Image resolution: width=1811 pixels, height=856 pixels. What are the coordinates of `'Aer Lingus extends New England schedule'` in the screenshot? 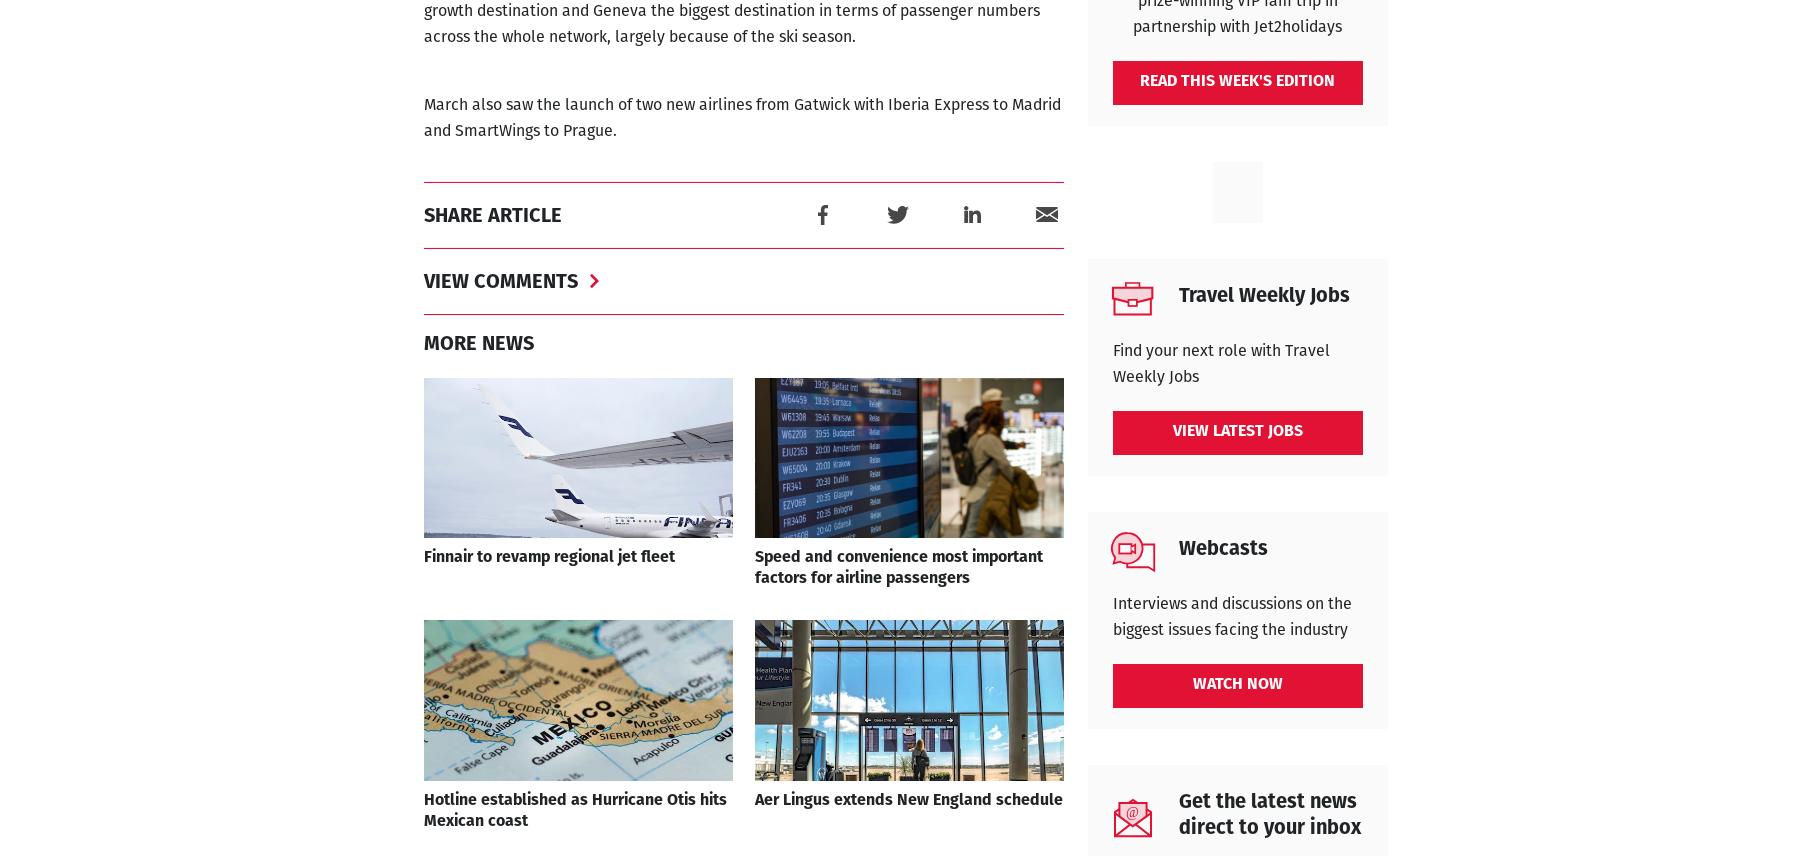 It's located at (907, 800).